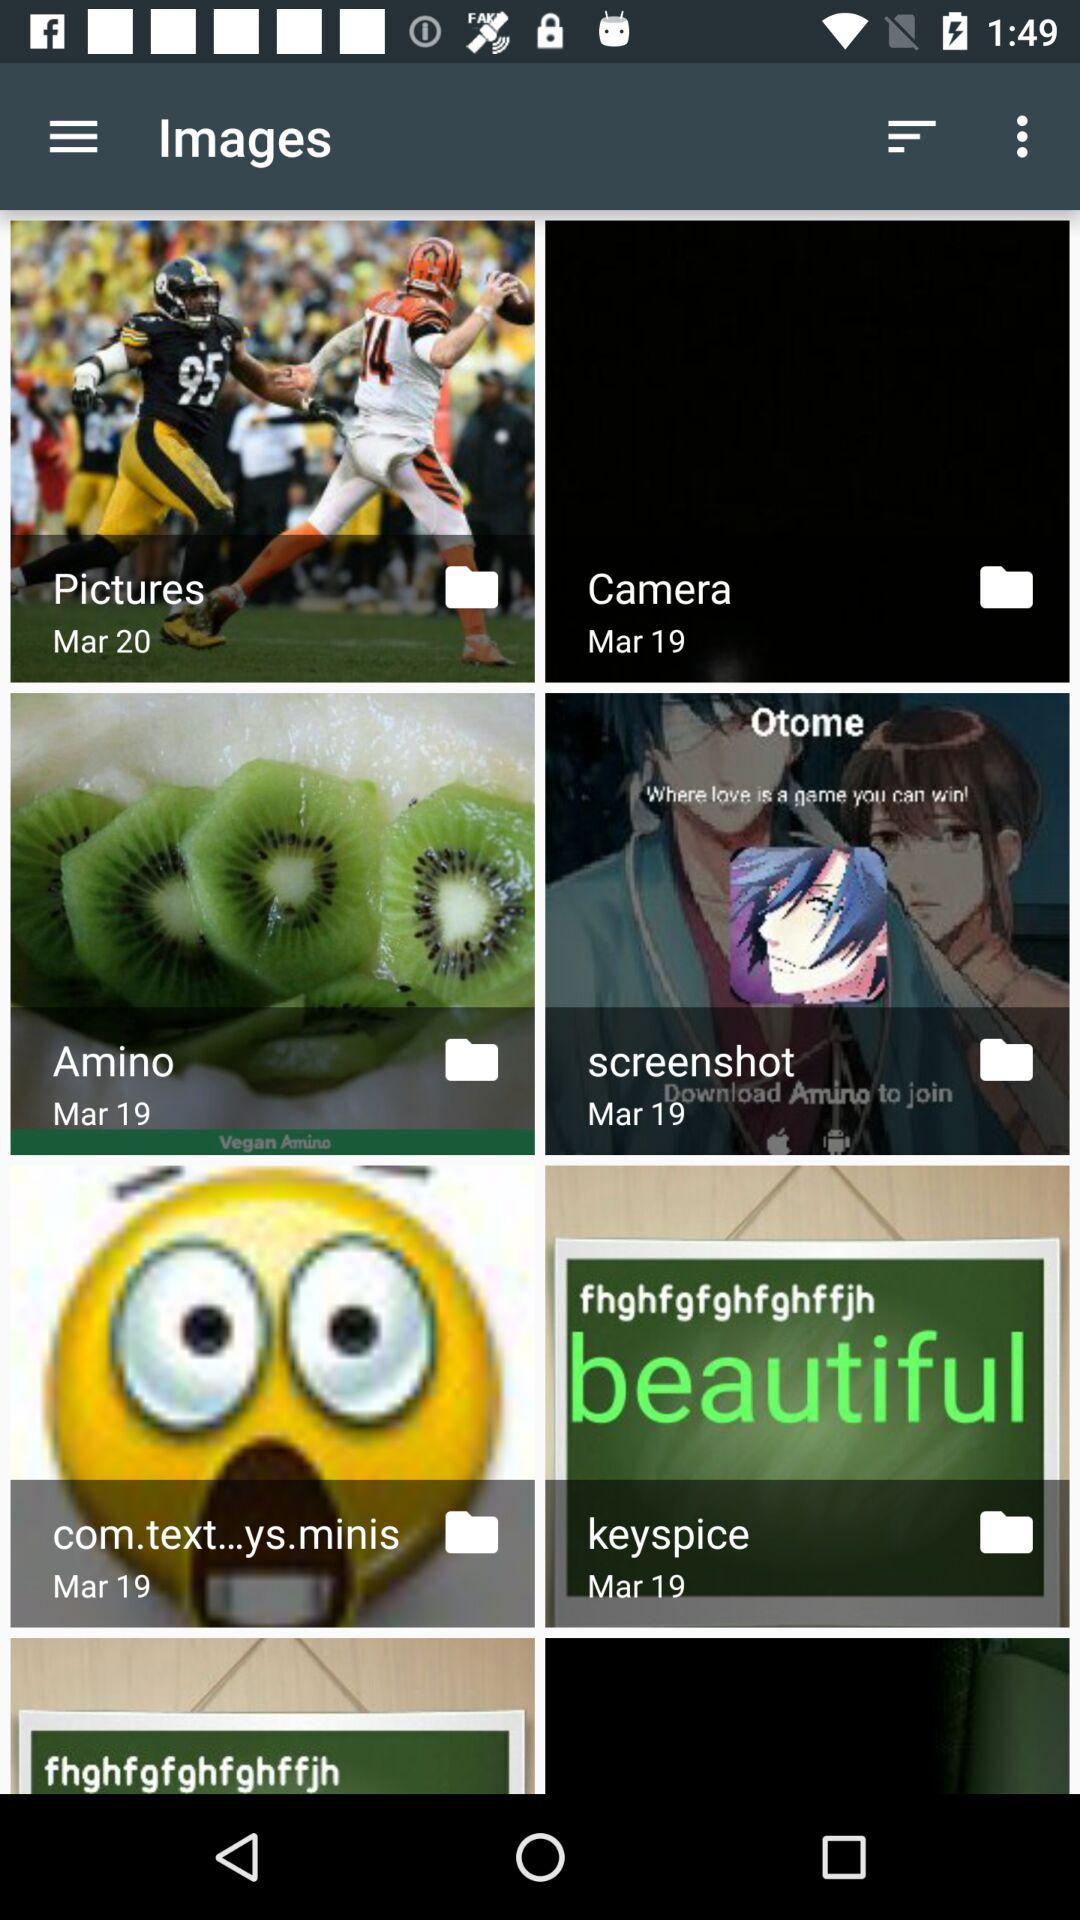  I want to click on the app next to images item, so click(72, 135).